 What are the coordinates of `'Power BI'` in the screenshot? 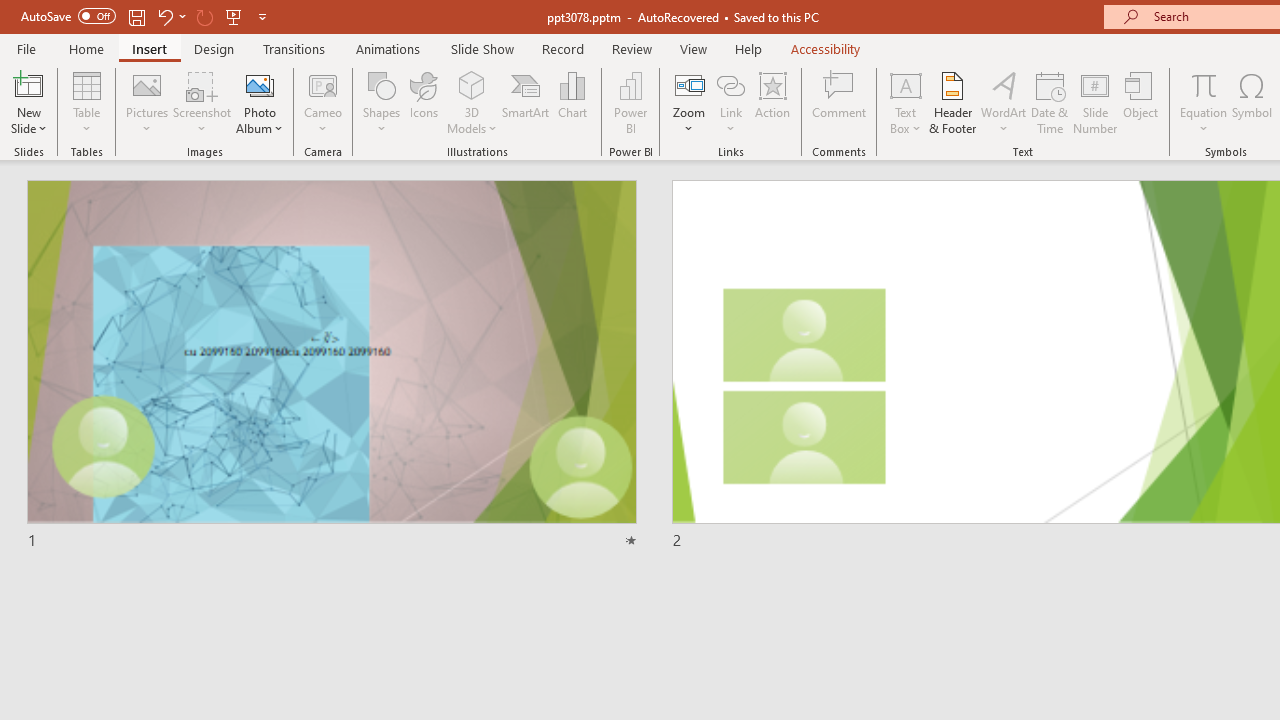 It's located at (630, 103).